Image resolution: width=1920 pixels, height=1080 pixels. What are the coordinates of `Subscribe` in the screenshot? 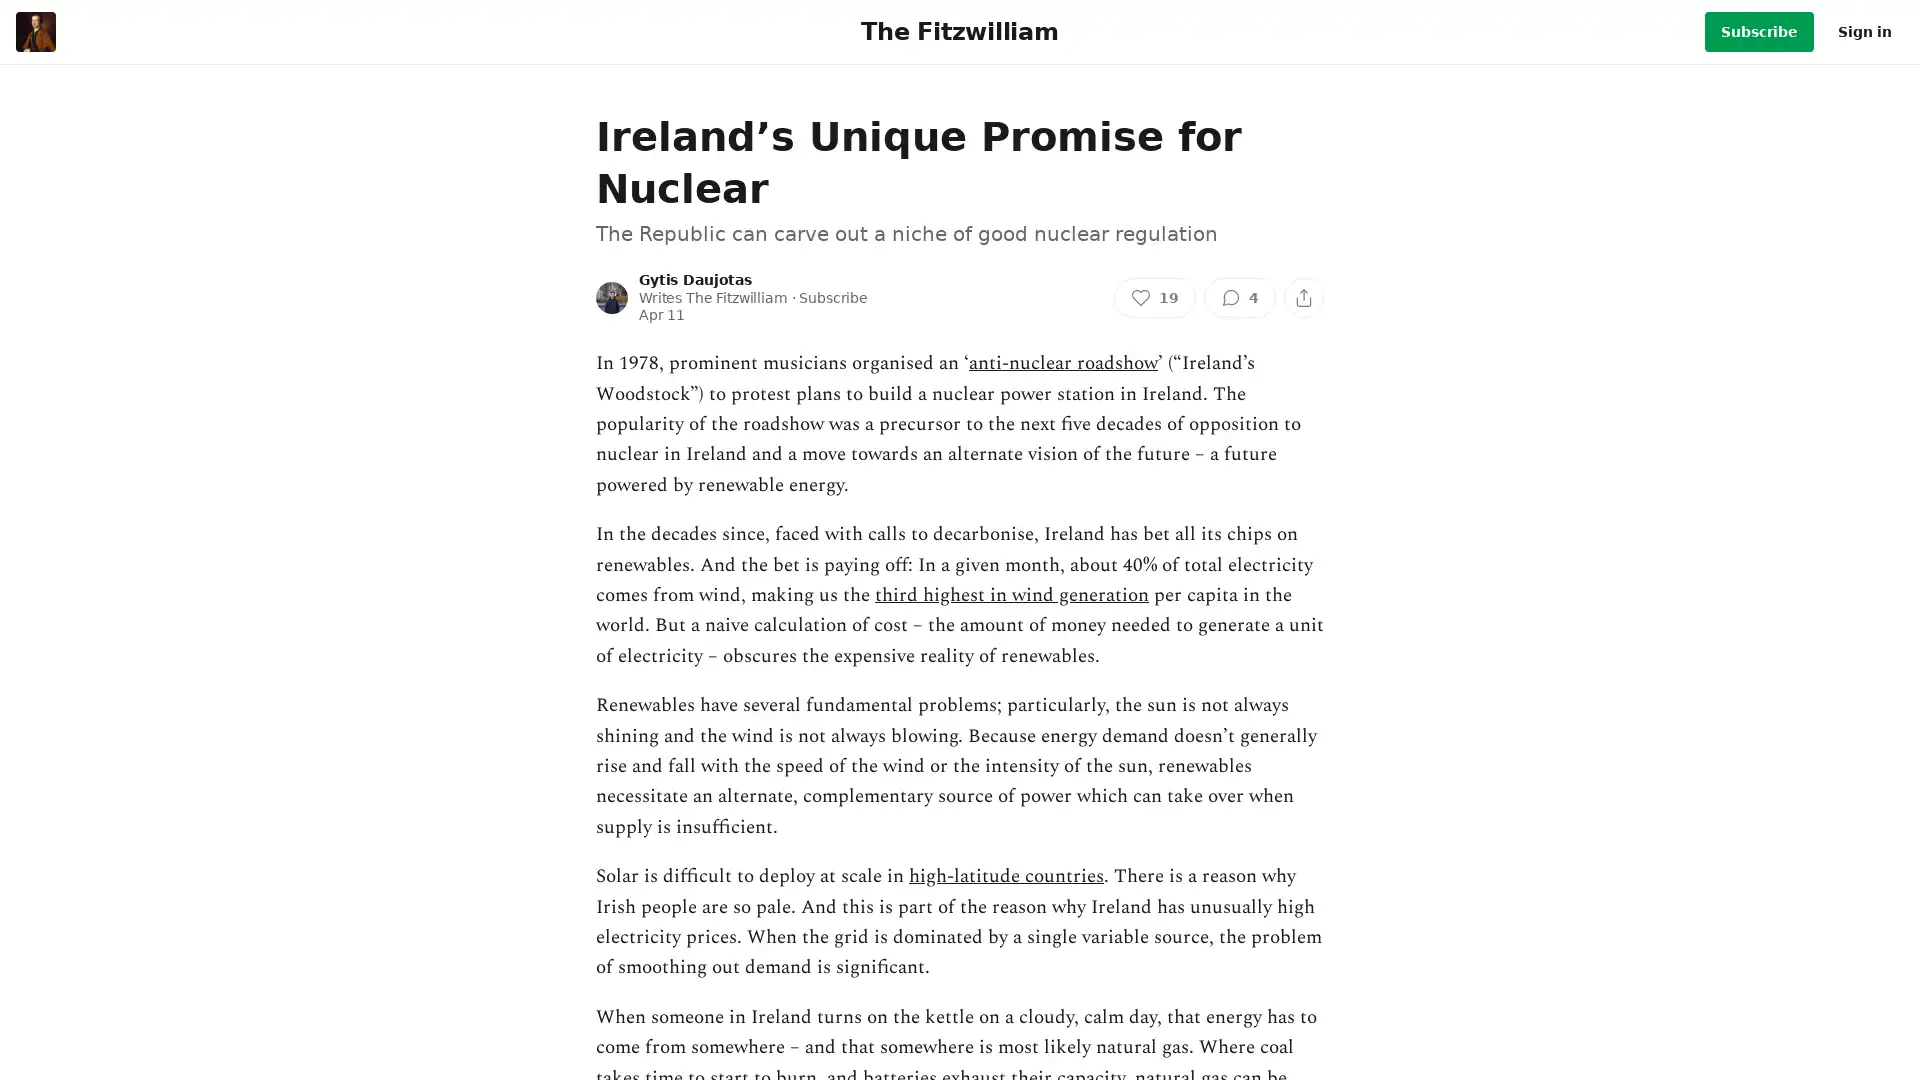 It's located at (1758, 31).